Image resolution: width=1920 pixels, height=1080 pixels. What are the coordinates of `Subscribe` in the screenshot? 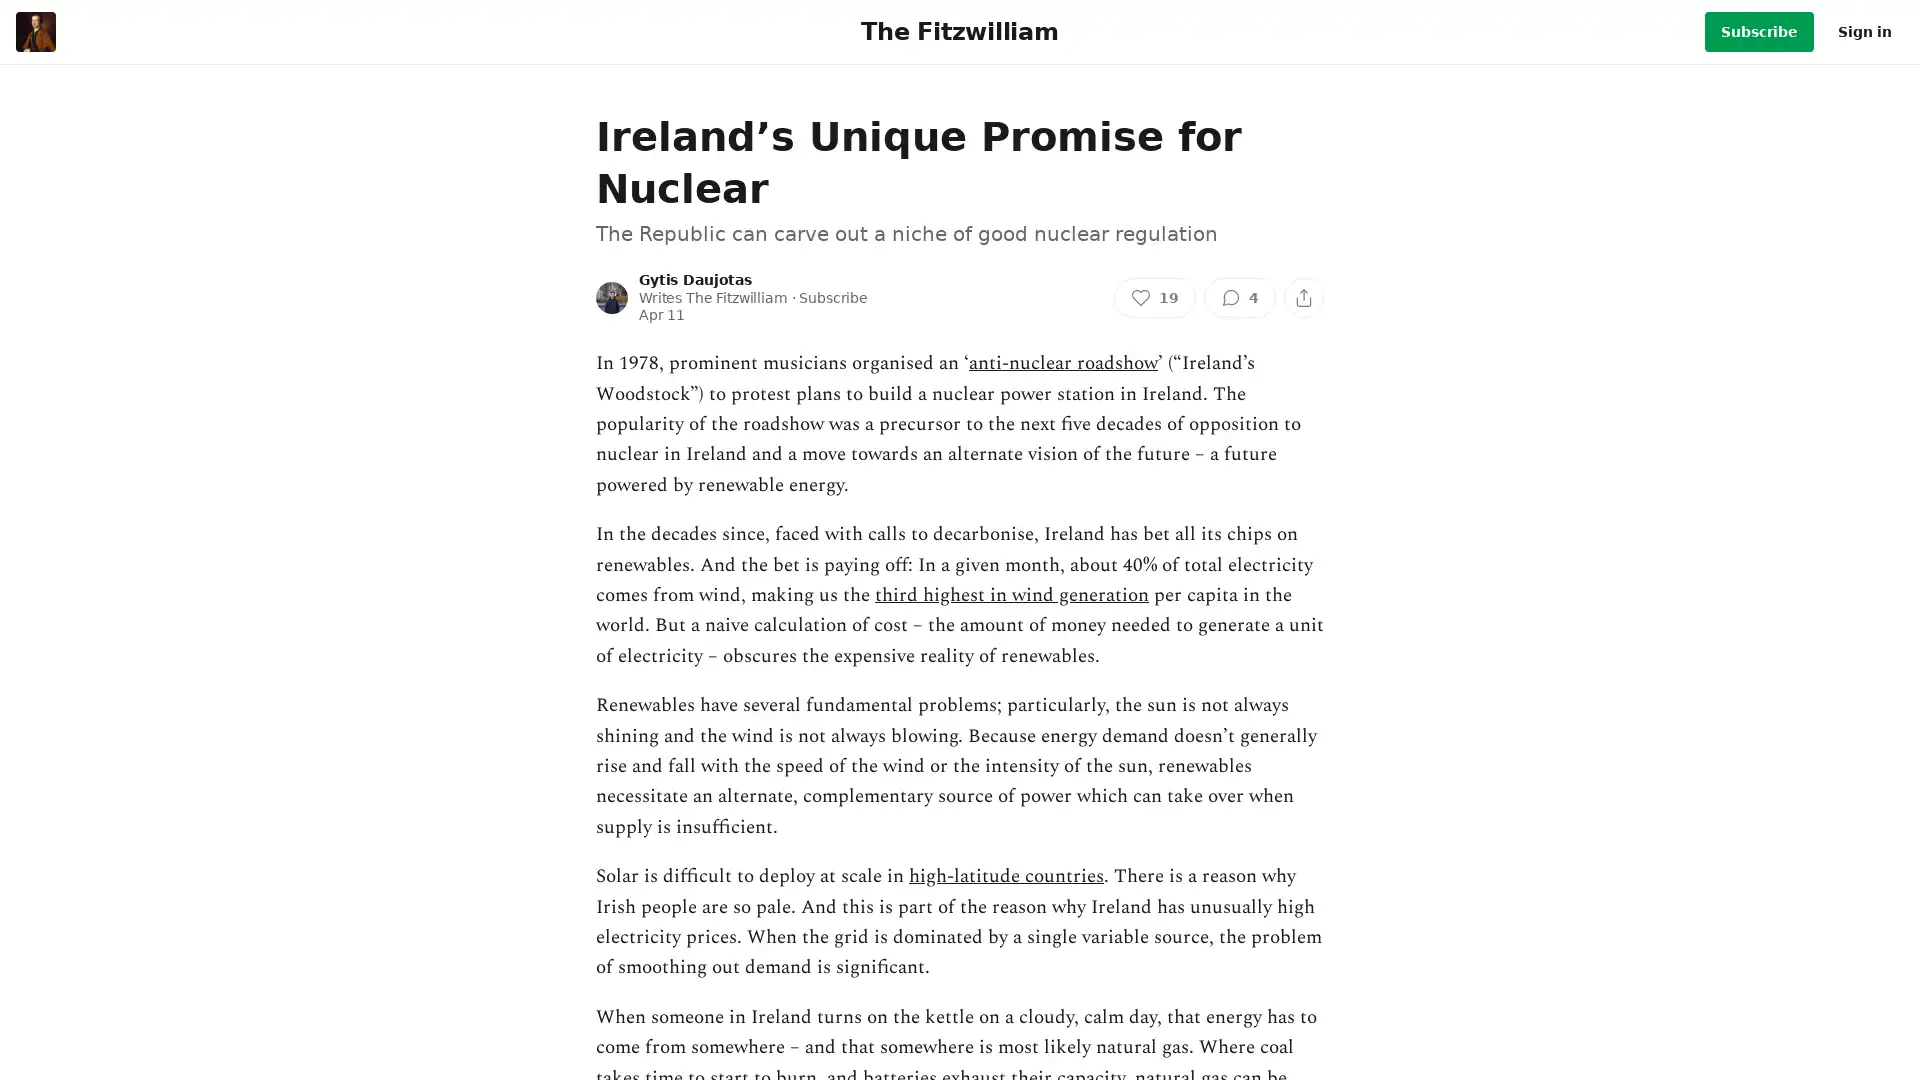 It's located at (1758, 31).